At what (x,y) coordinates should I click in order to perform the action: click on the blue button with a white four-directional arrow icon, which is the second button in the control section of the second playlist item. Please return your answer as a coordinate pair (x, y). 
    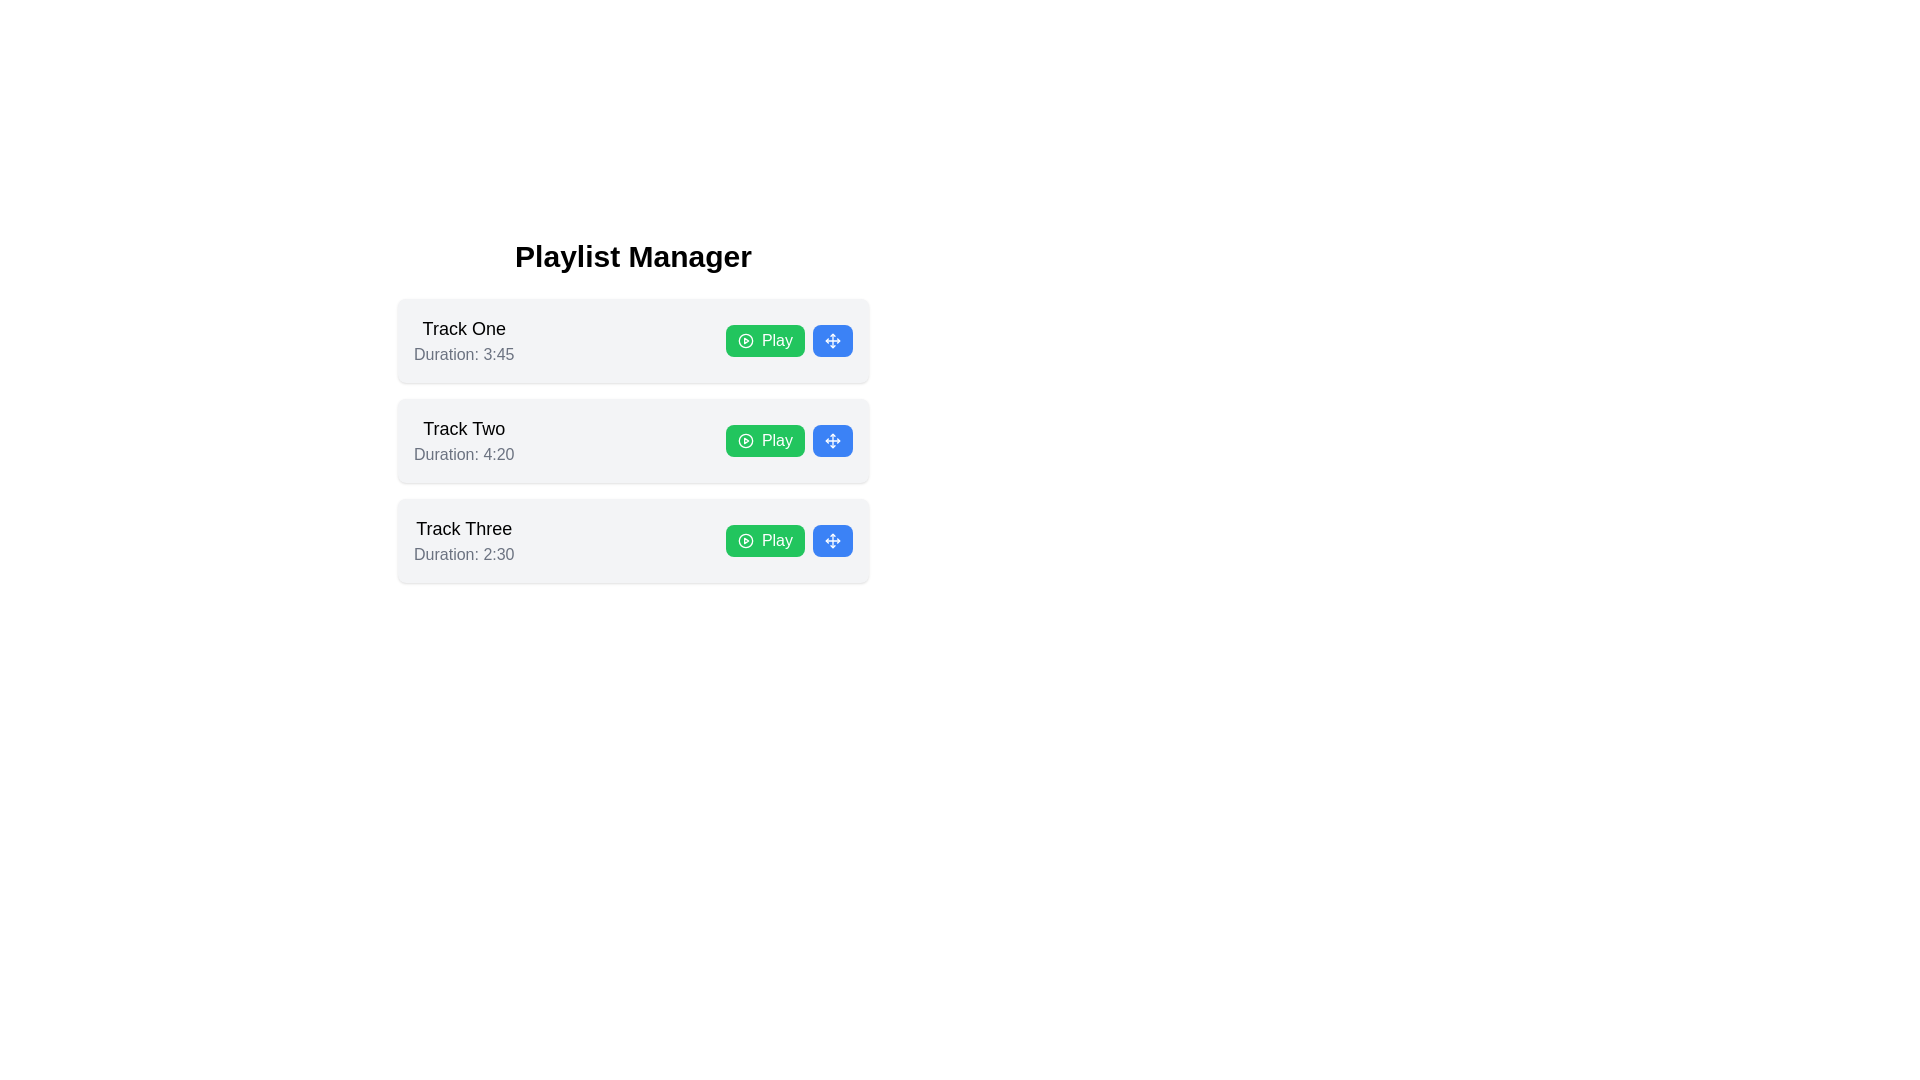
    Looking at the image, I should click on (833, 439).